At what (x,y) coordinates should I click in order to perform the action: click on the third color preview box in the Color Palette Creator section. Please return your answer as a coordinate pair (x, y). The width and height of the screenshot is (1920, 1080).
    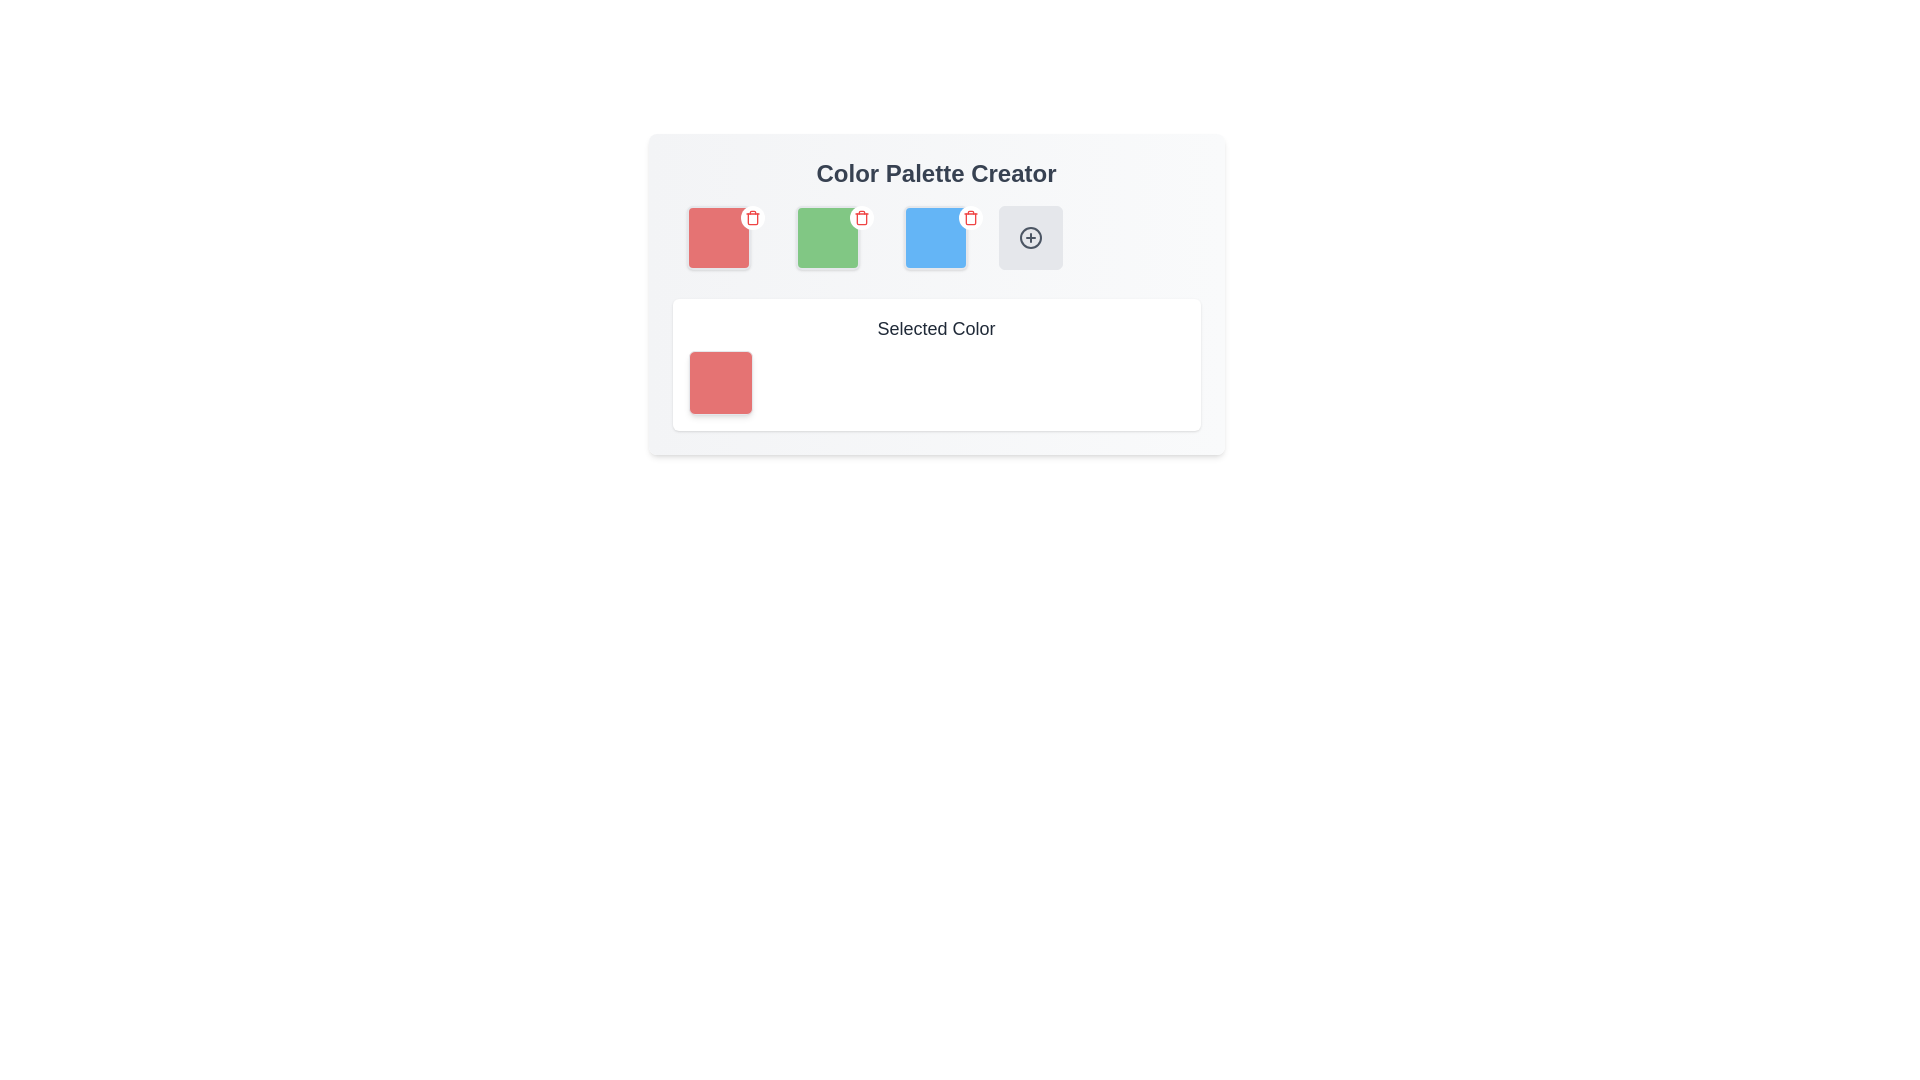
    Looking at the image, I should click on (935, 239).